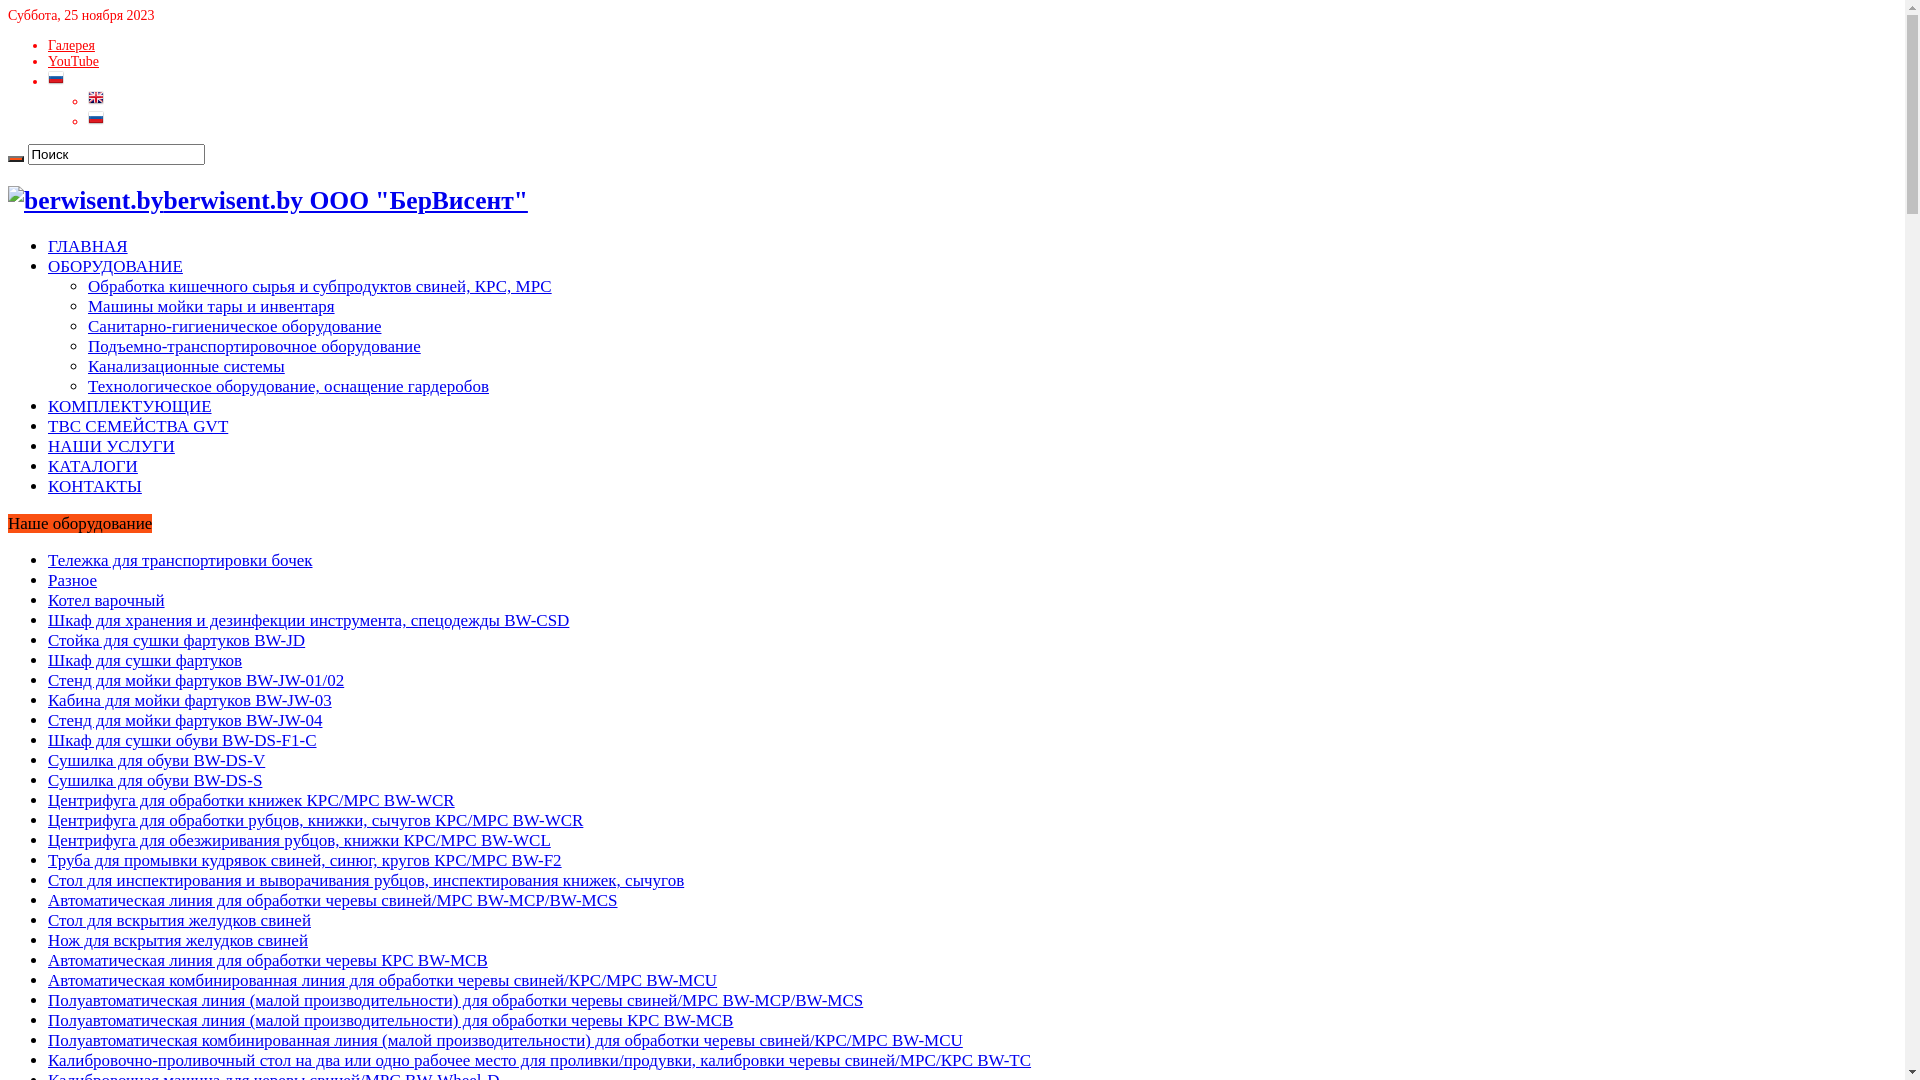 The height and width of the screenshot is (1080, 1920). I want to click on 'English', so click(95, 101).